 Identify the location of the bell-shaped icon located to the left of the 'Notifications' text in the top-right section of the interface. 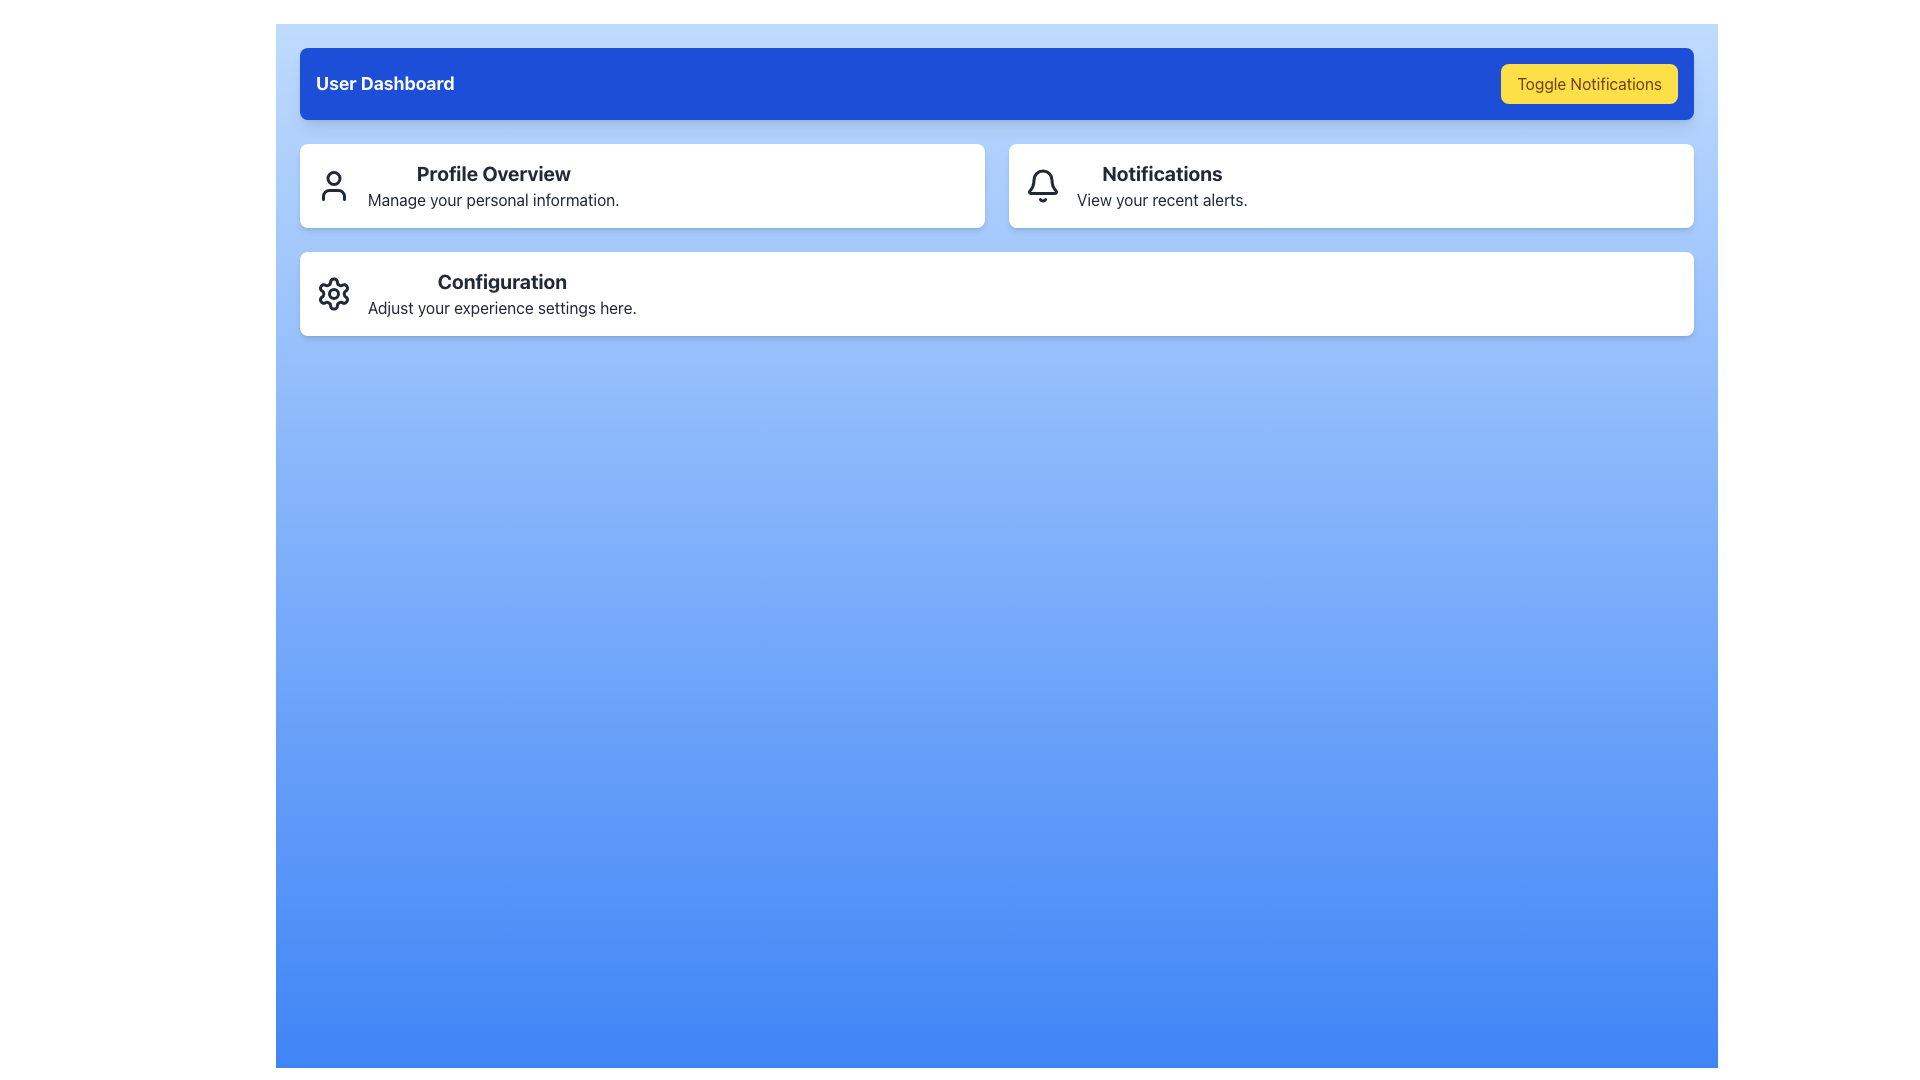
(1041, 185).